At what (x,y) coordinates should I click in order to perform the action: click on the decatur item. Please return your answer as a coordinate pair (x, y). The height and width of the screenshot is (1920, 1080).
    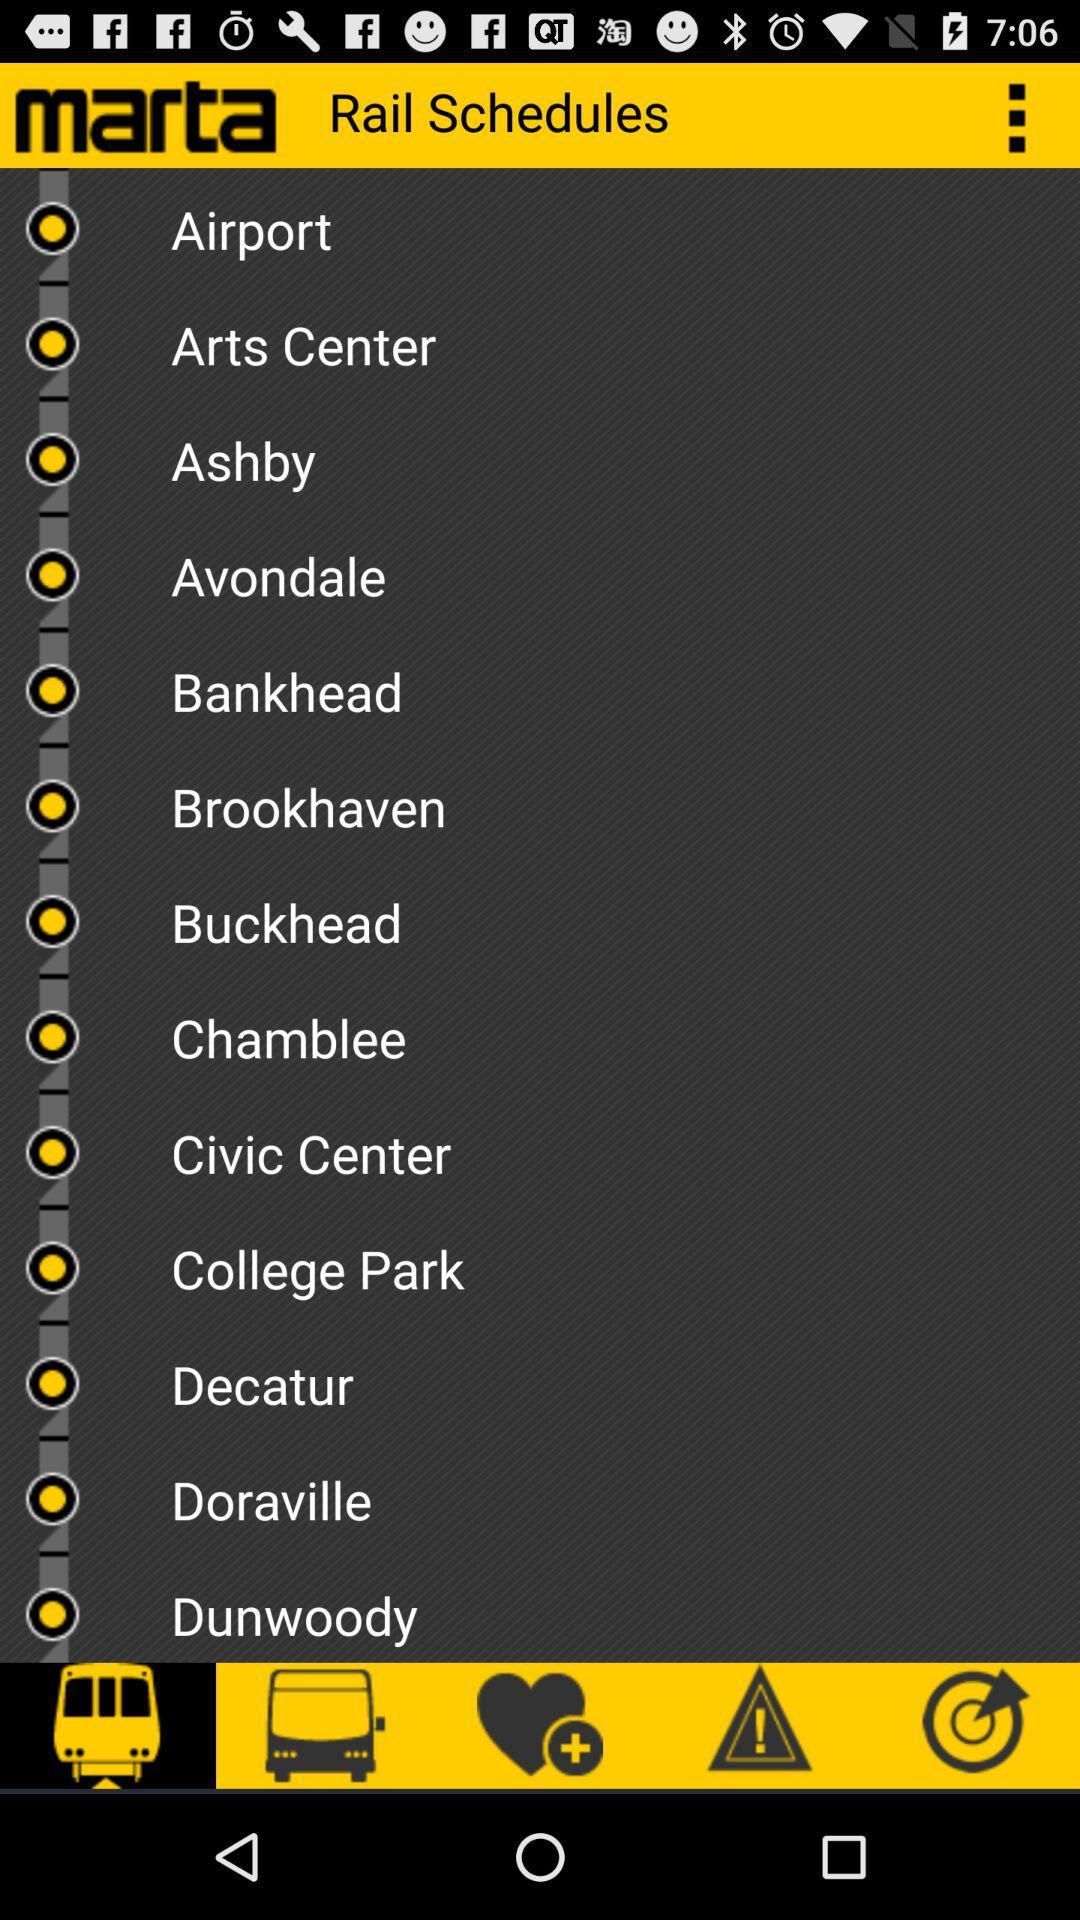
    Looking at the image, I should click on (624, 1376).